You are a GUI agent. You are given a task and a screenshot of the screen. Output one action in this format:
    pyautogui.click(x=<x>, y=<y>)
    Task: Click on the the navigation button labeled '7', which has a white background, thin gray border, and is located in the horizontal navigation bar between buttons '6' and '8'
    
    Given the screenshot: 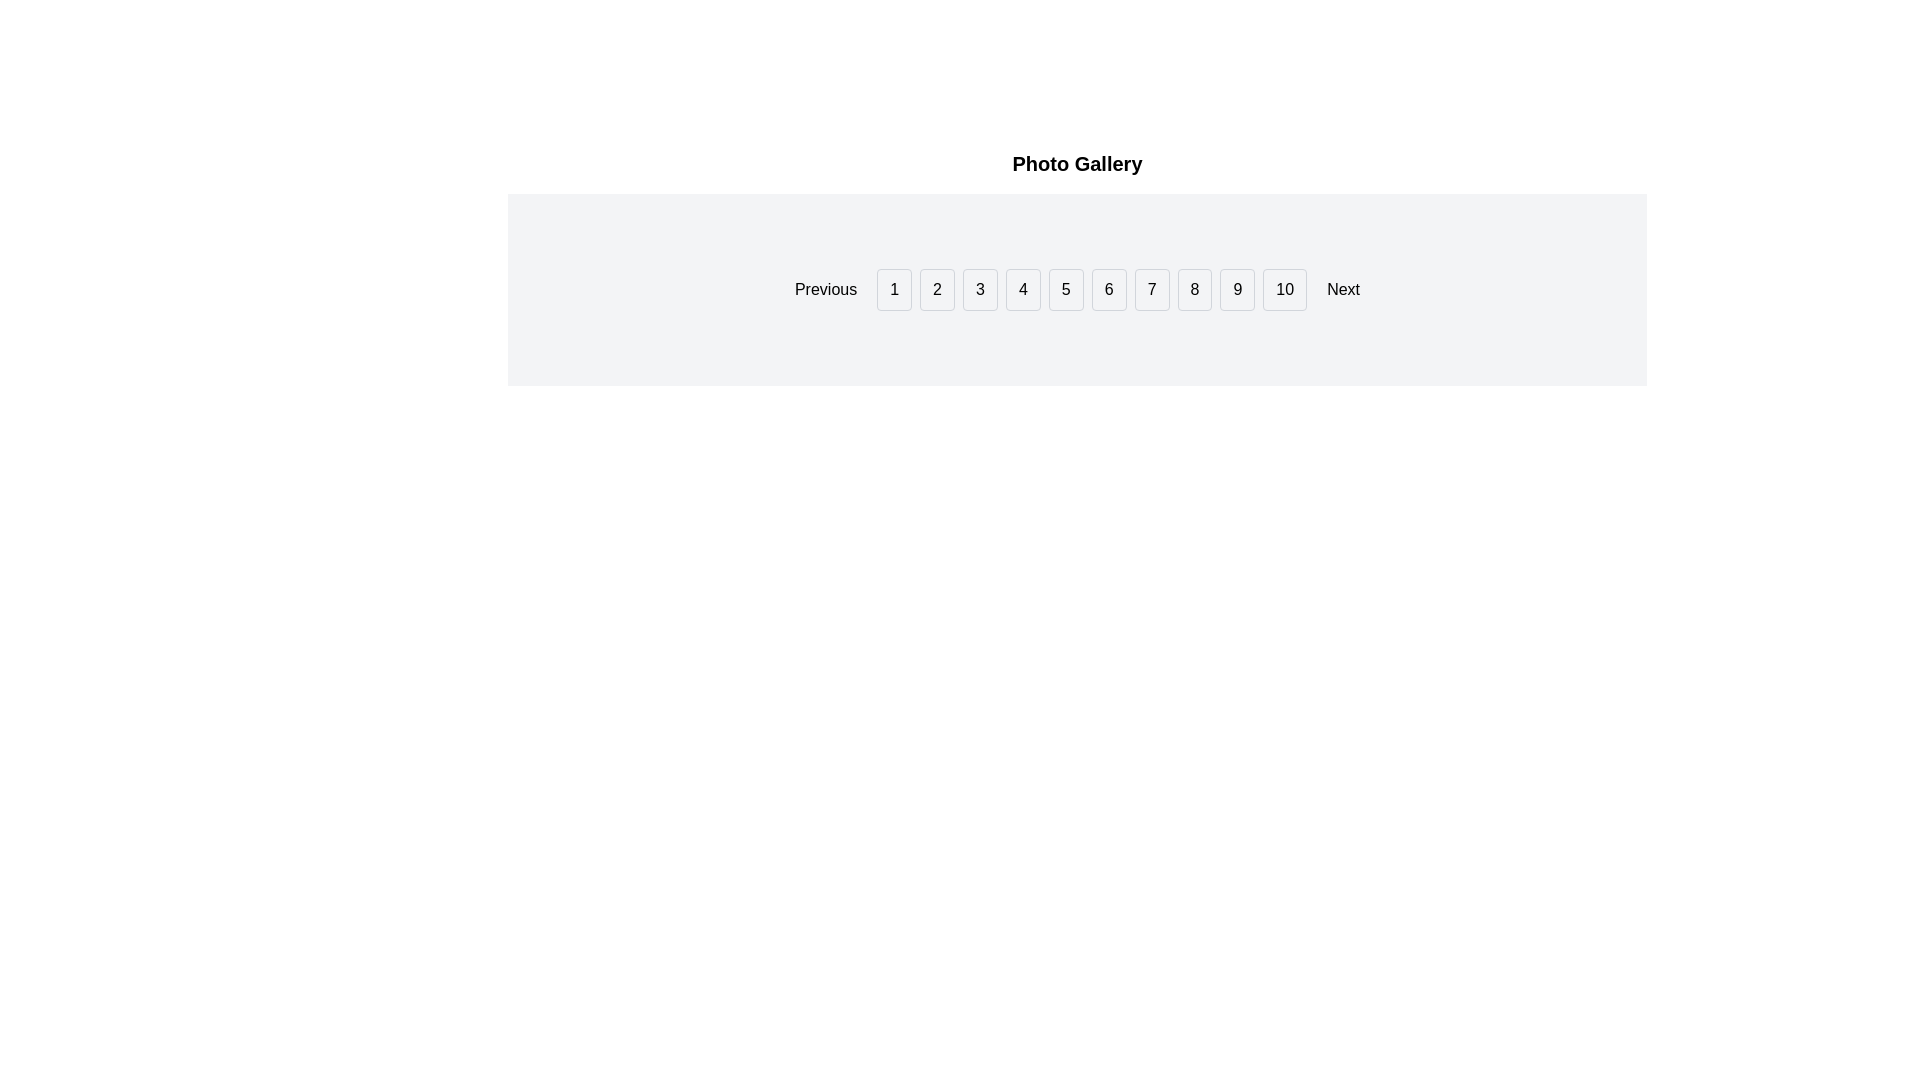 What is the action you would take?
    pyautogui.click(x=1152, y=289)
    